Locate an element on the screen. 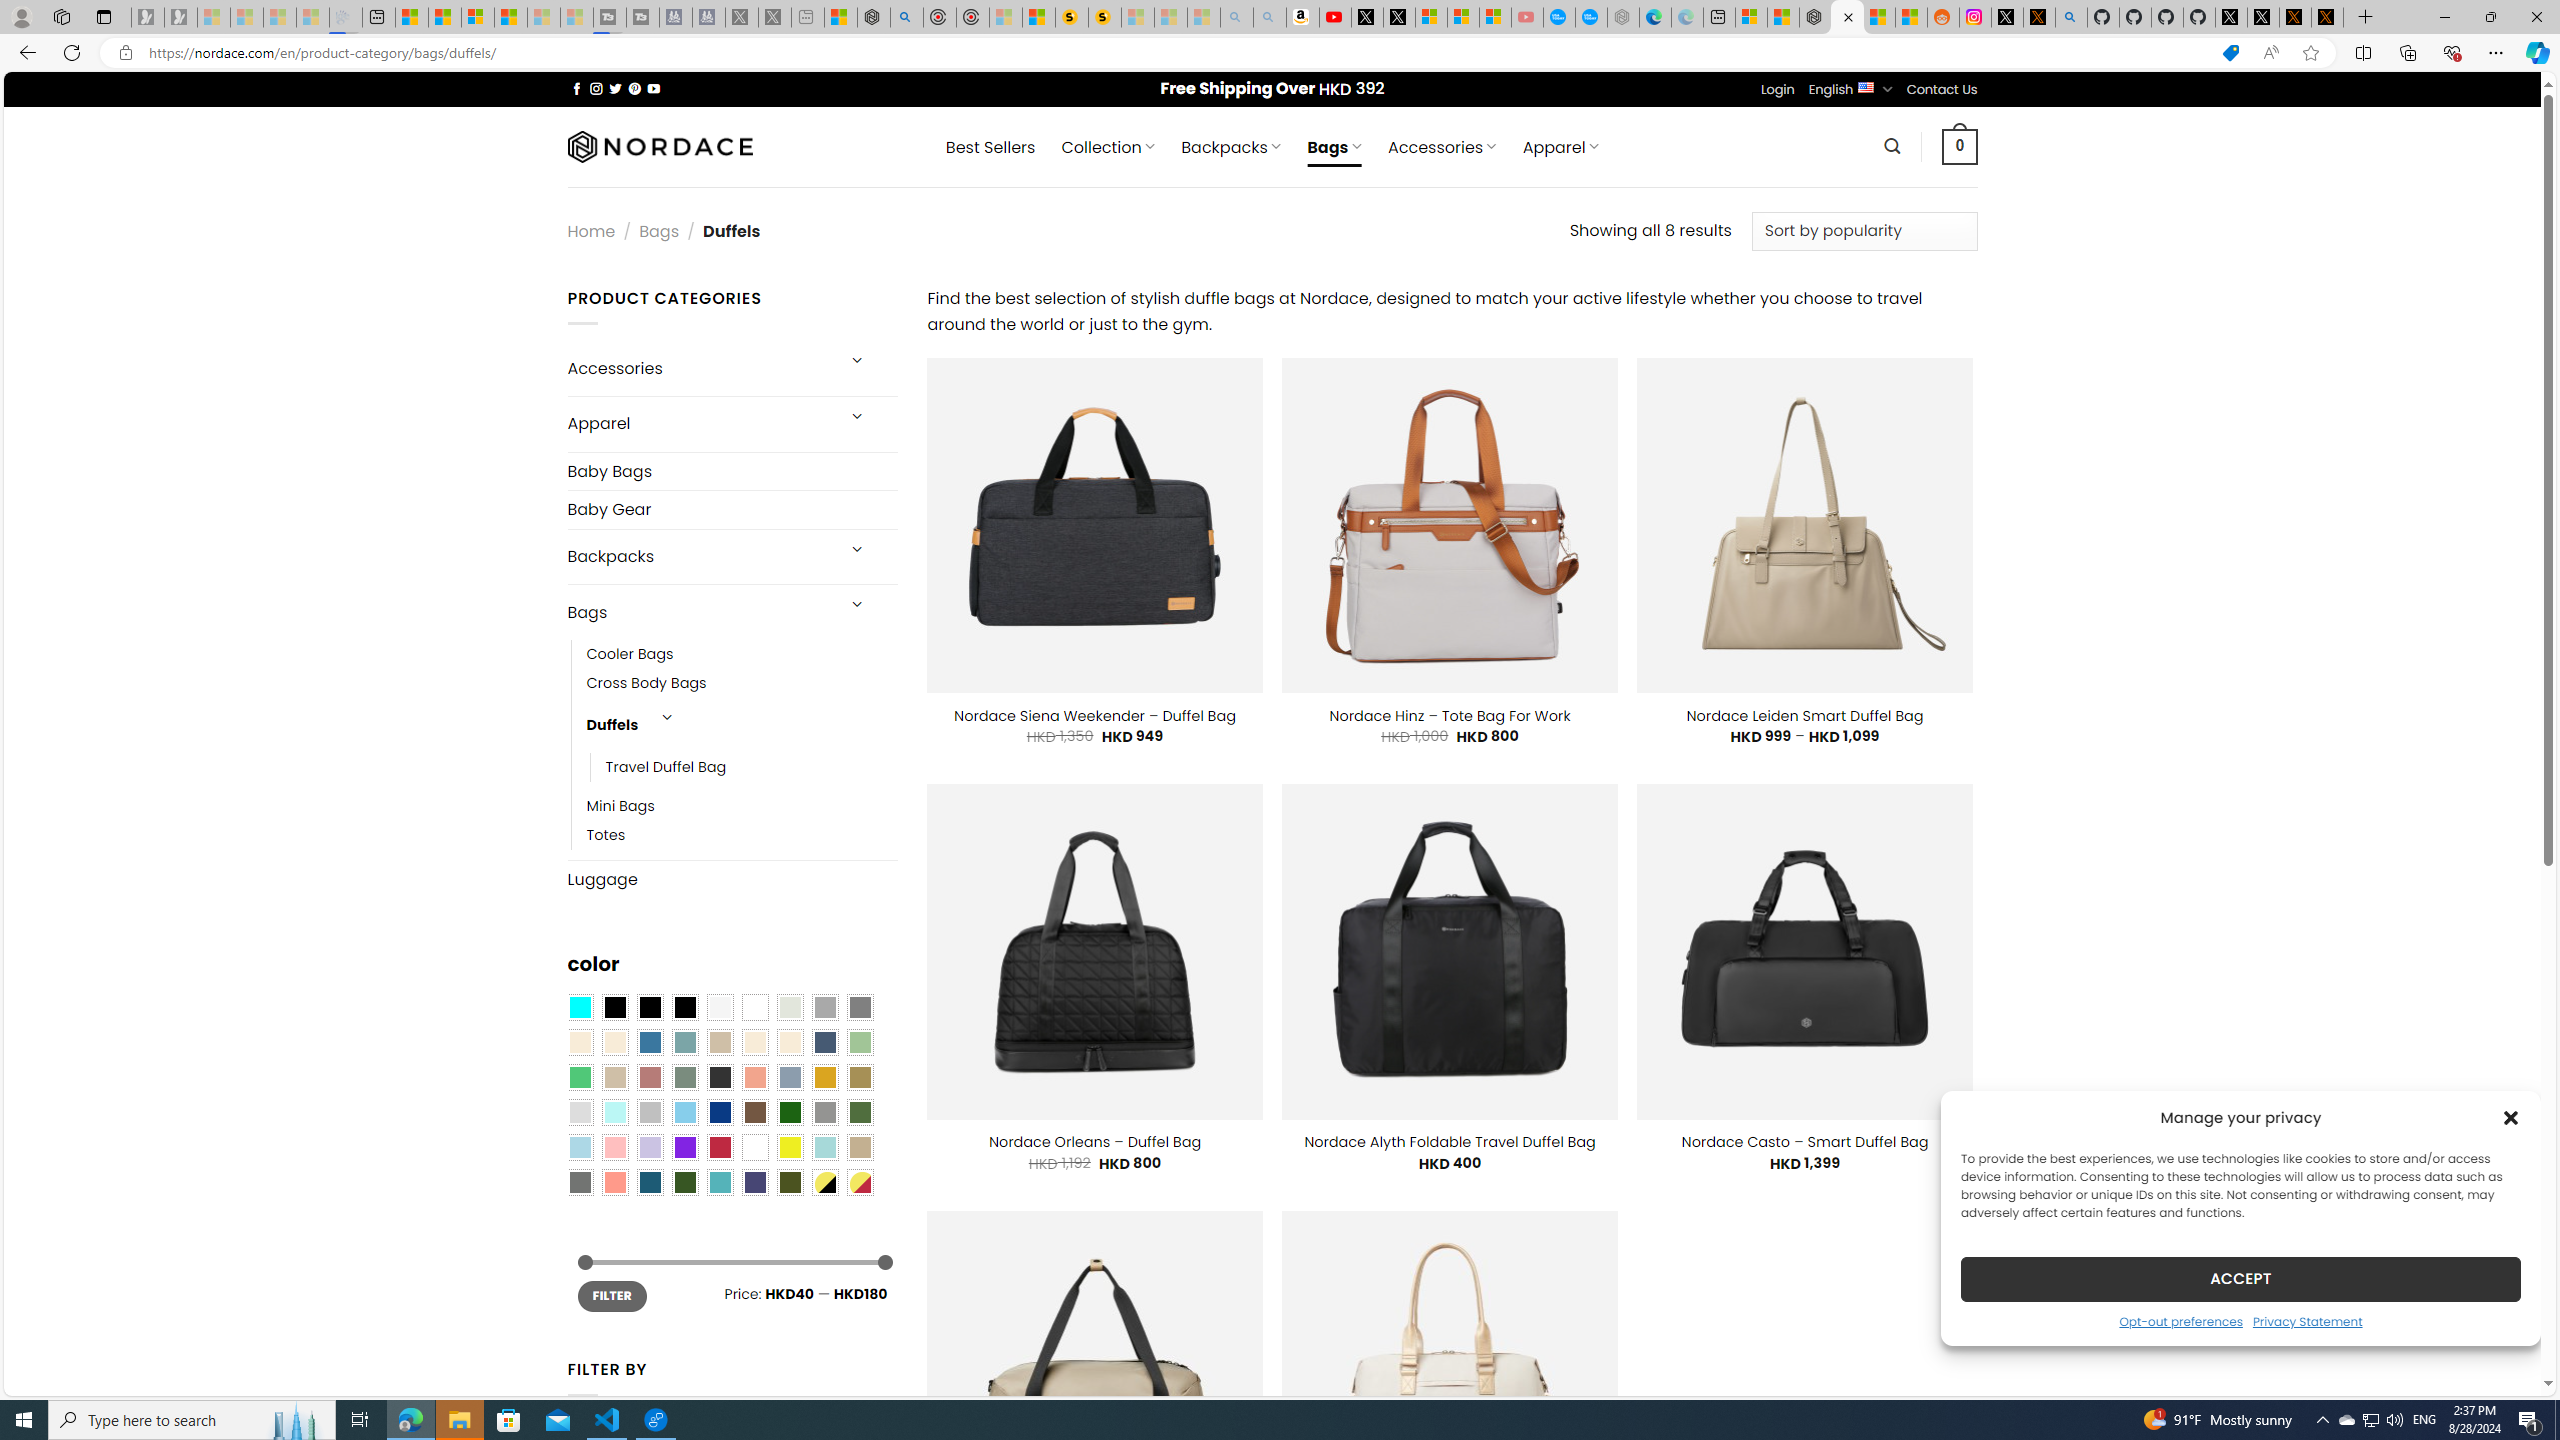 This screenshot has height=1440, width=2560. 'Cross Body Bags' is located at coordinates (645, 683).